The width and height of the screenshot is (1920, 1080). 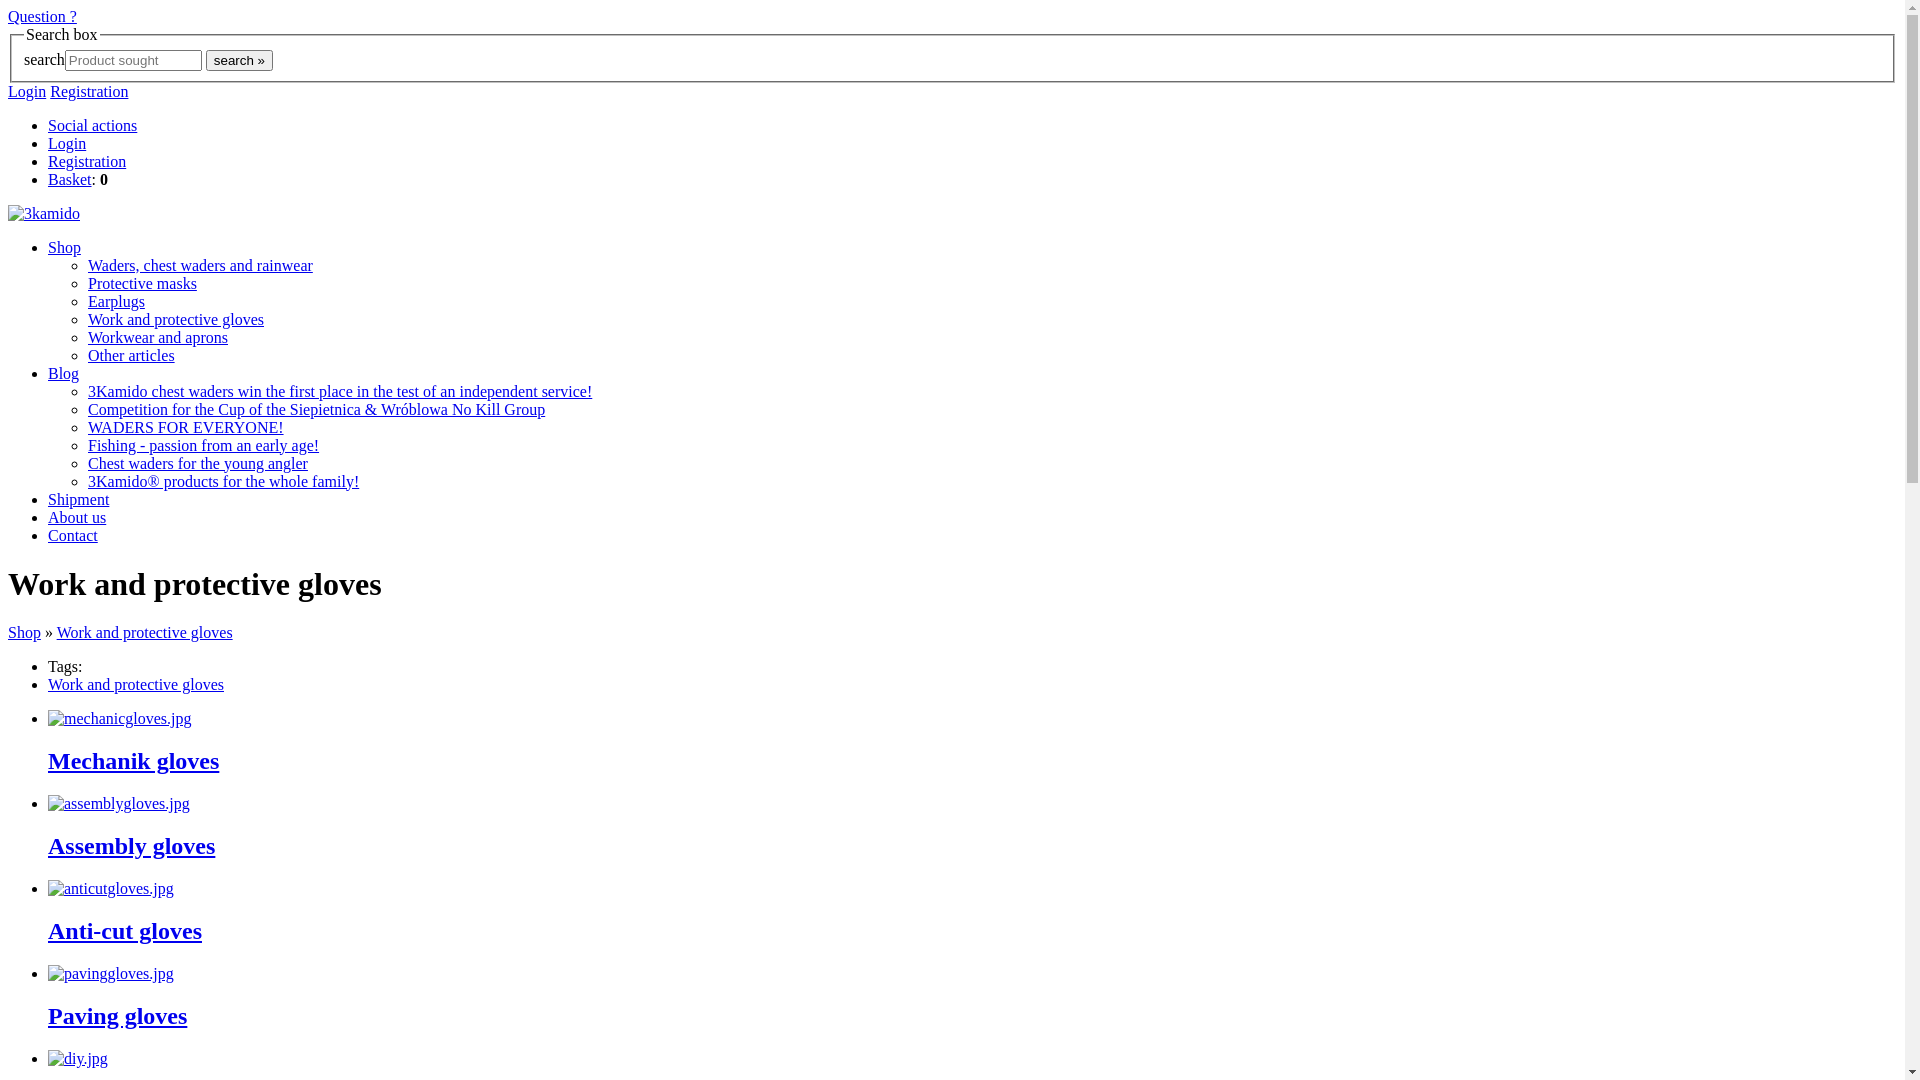 I want to click on 'About us', so click(x=76, y=516).